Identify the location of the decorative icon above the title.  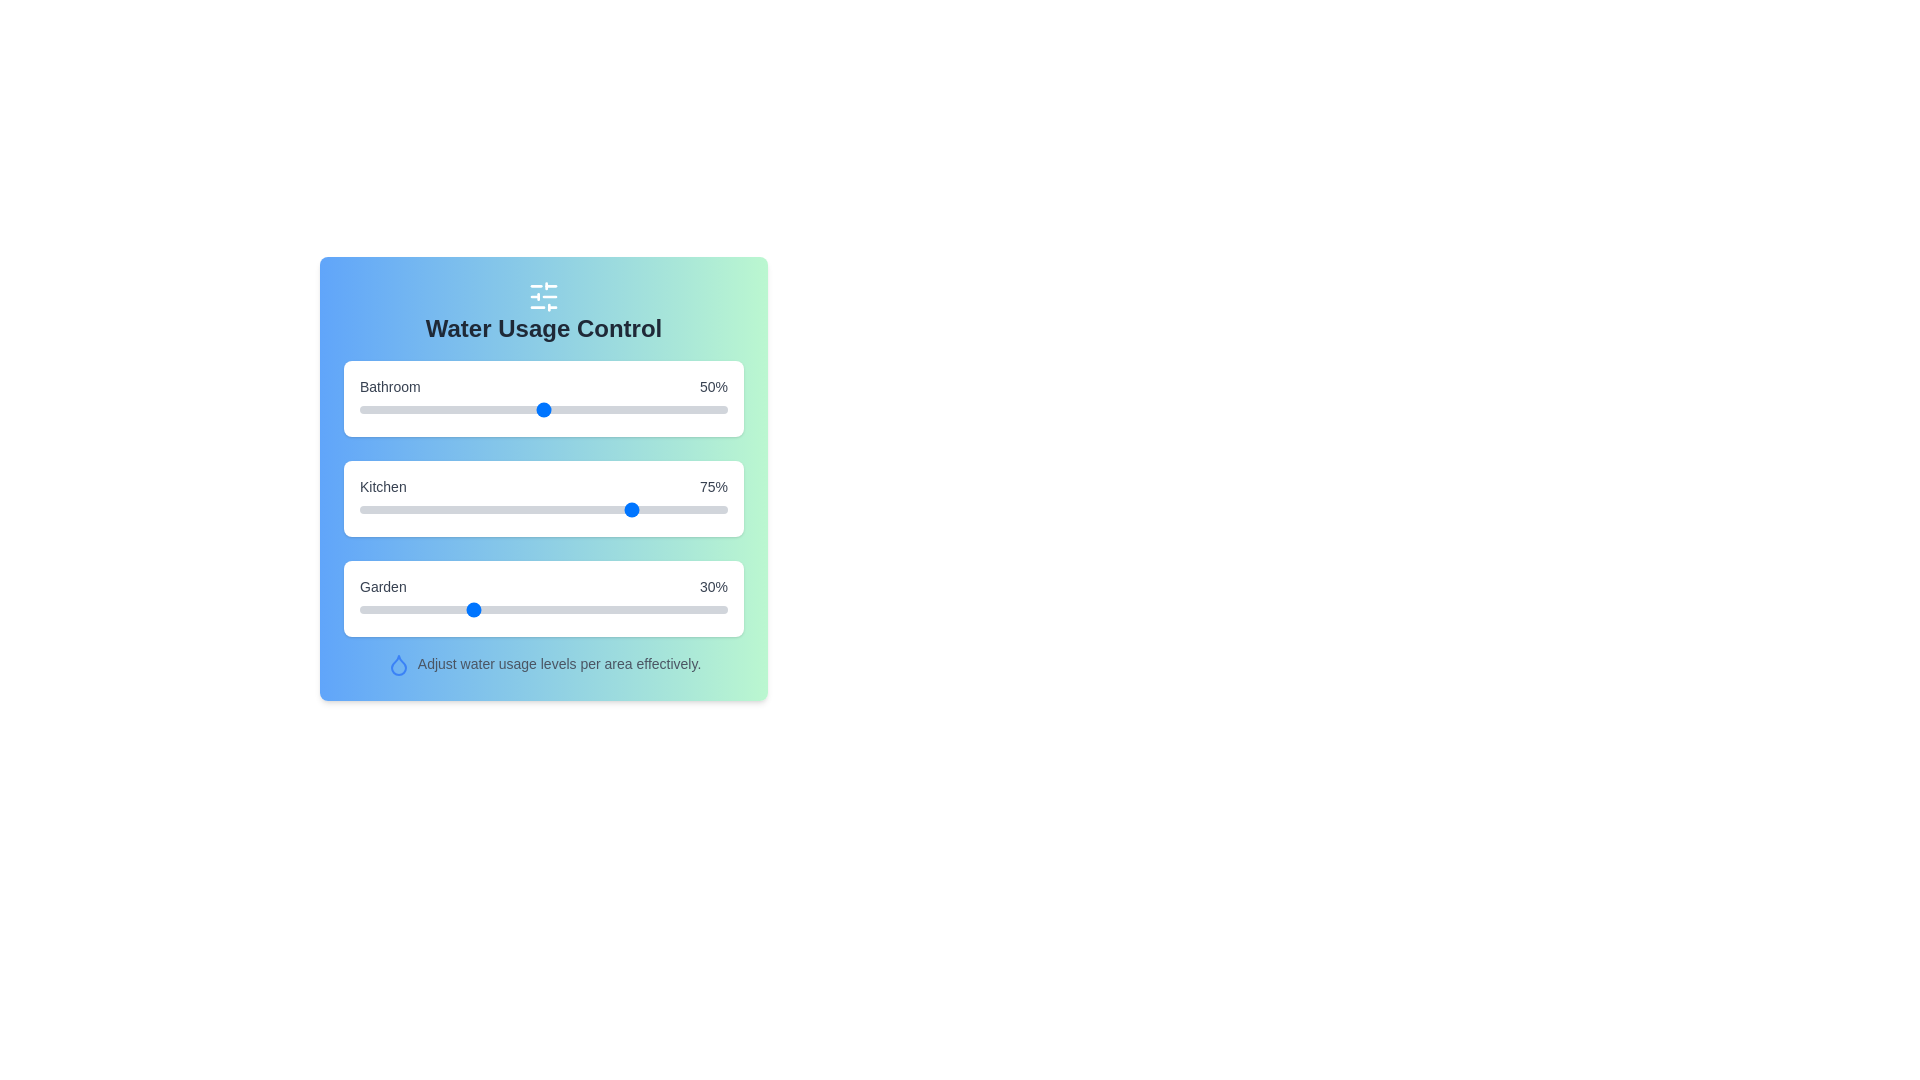
(543, 297).